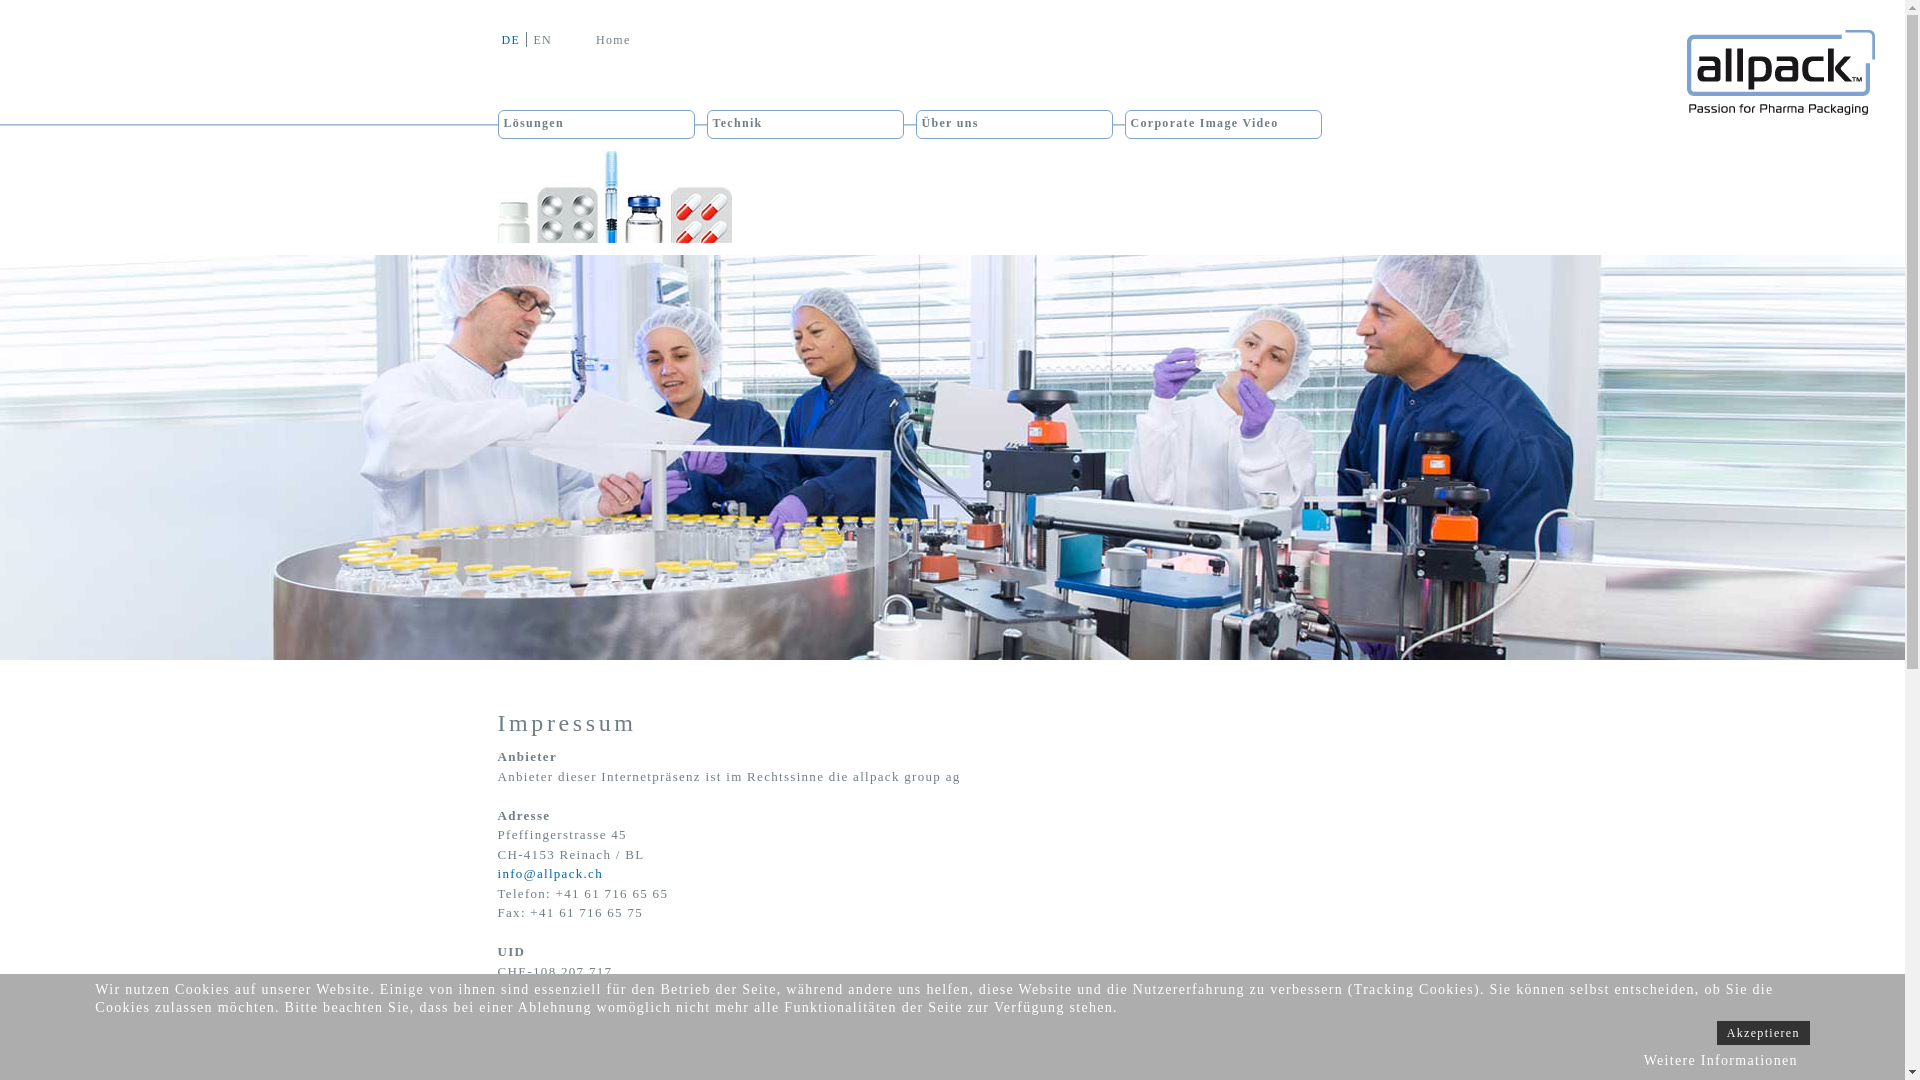 Image resolution: width=1920 pixels, height=1080 pixels. What do you see at coordinates (1203, 123) in the screenshot?
I see `'Corporate Image Video'` at bounding box center [1203, 123].